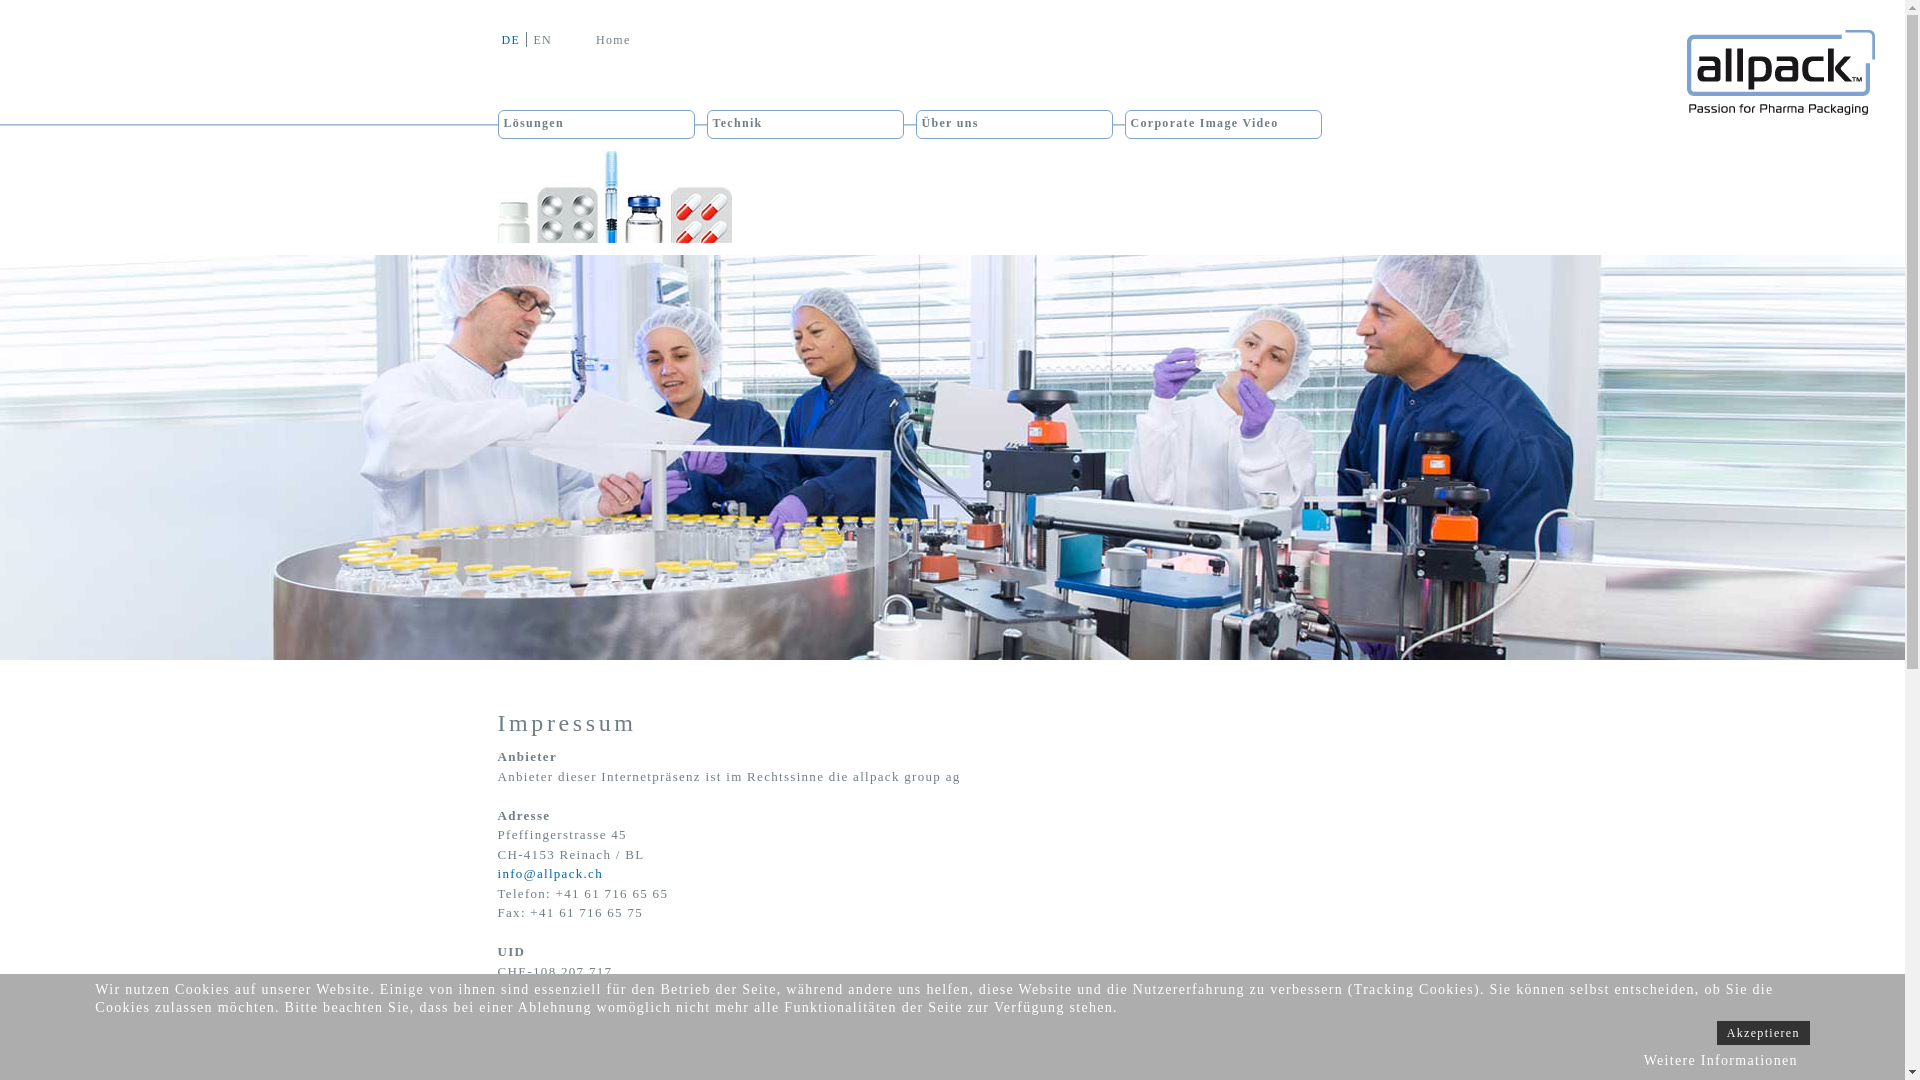 Image resolution: width=1920 pixels, height=1080 pixels. What do you see at coordinates (1203, 123) in the screenshot?
I see `'Corporate Image Video'` at bounding box center [1203, 123].